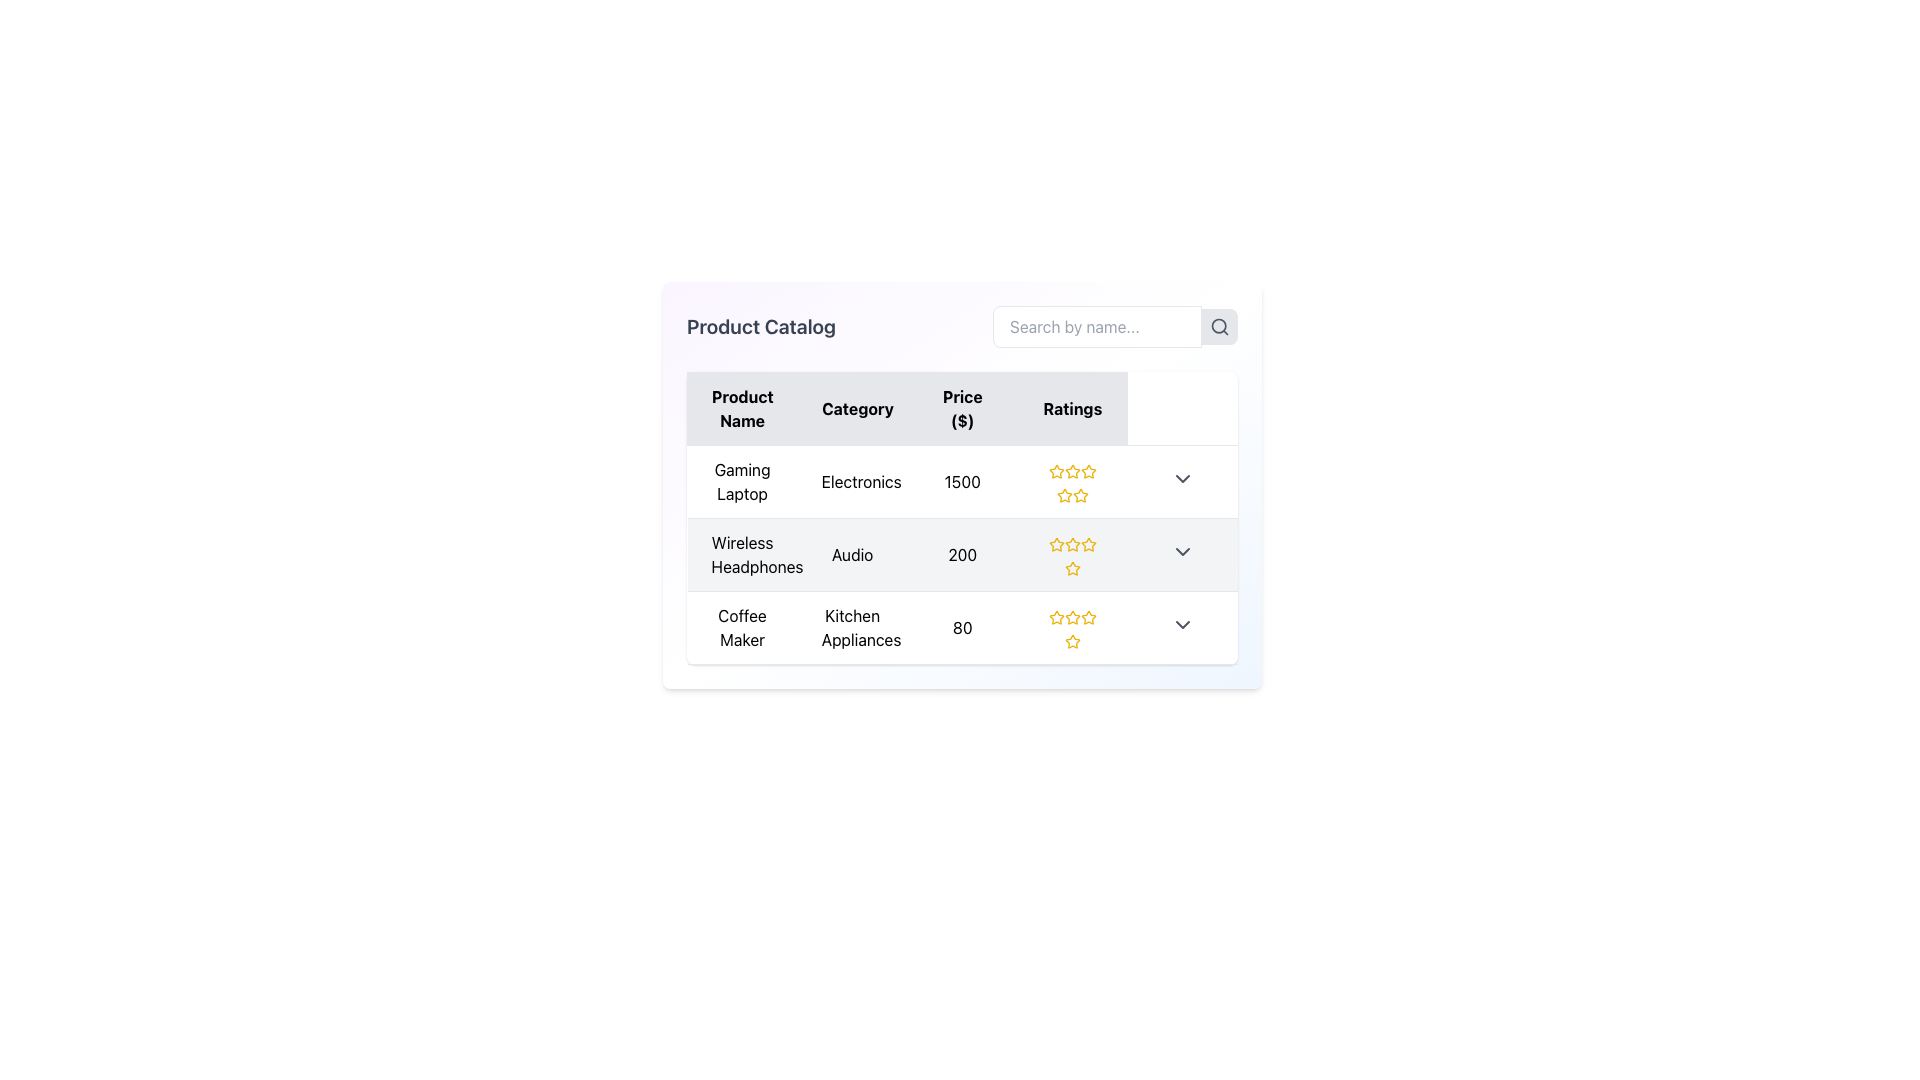 This screenshot has width=1920, height=1080. I want to click on the search button which is a small rounded rectangle with a light gray fill and a magnifying glass icon, located adjacent to the right side of the text input box in the header section, so click(1218, 326).